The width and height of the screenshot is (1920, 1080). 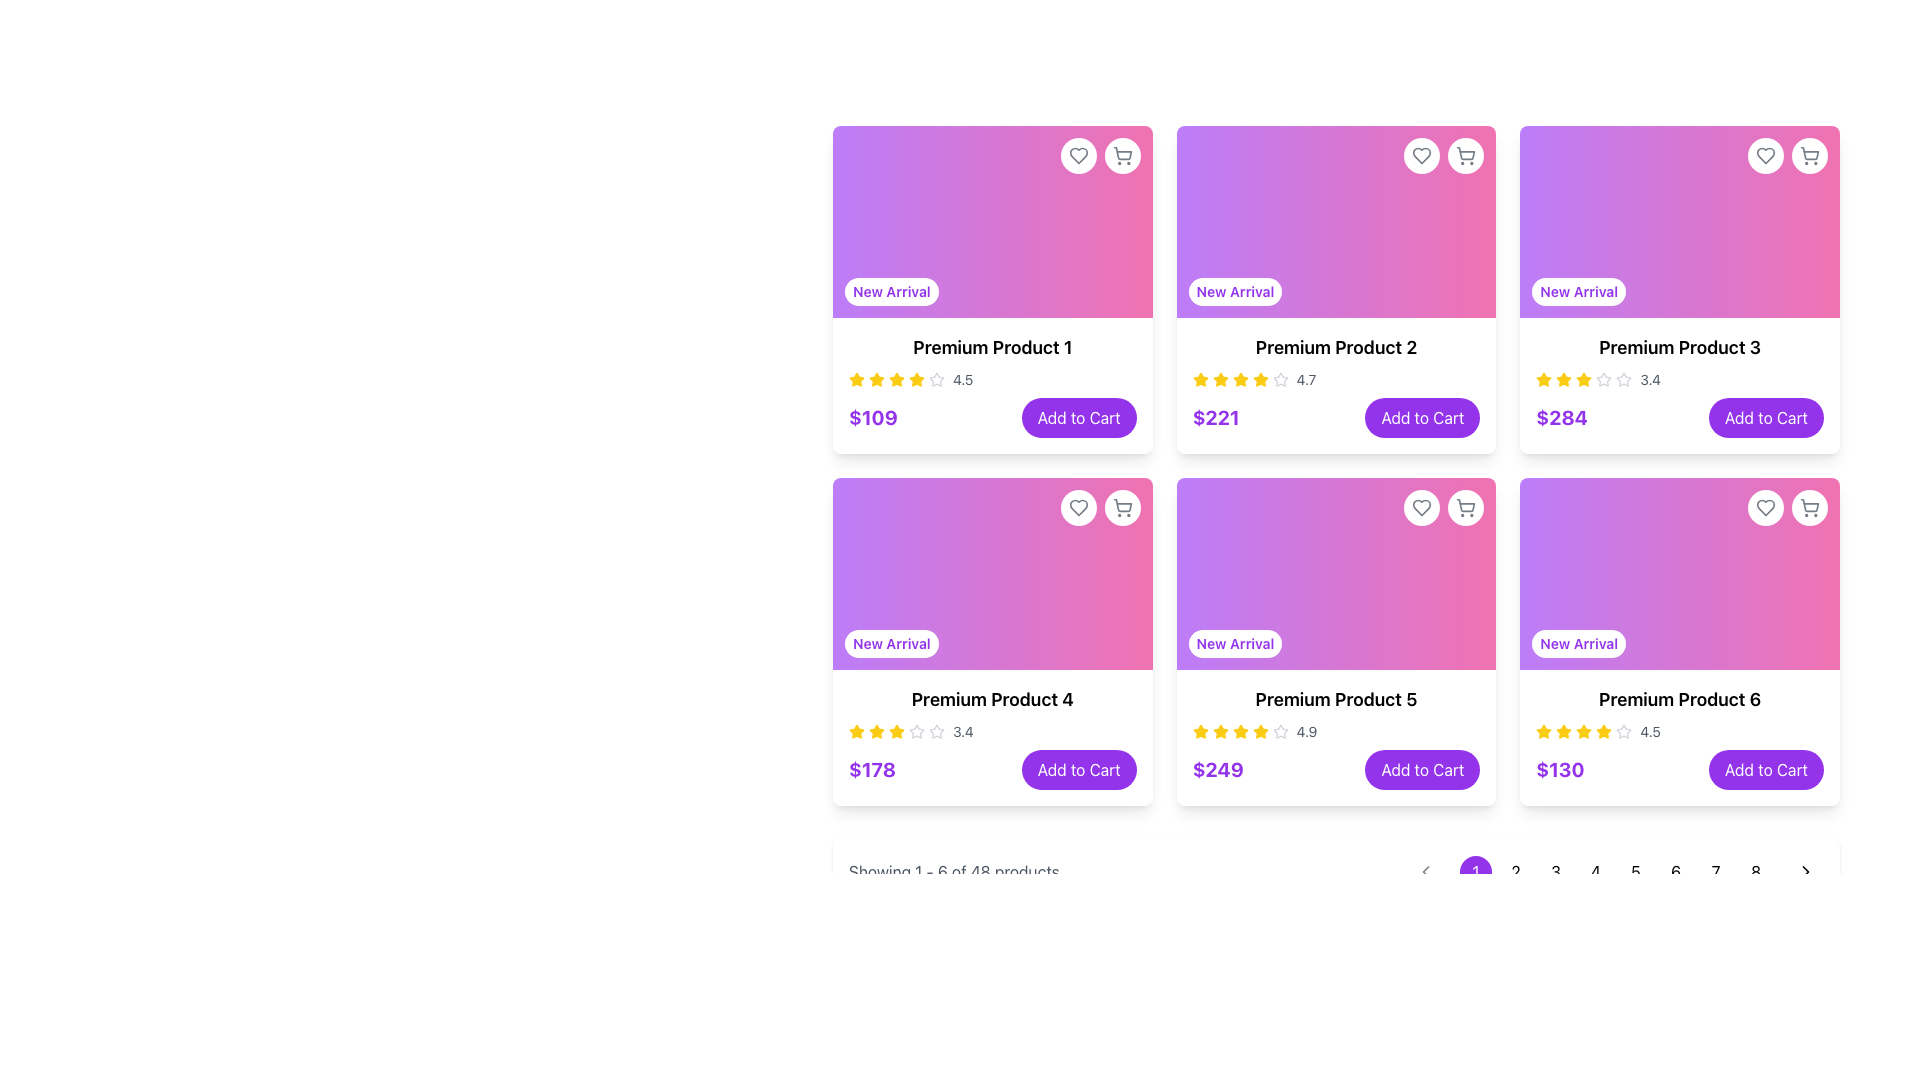 What do you see at coordinates (1122, 152) in the screenshot?
I see `the shopping cart icon located in the top-right corner of the 'Premium Product 1' card for accessibility navigation` at bounding box center [1122, 152].